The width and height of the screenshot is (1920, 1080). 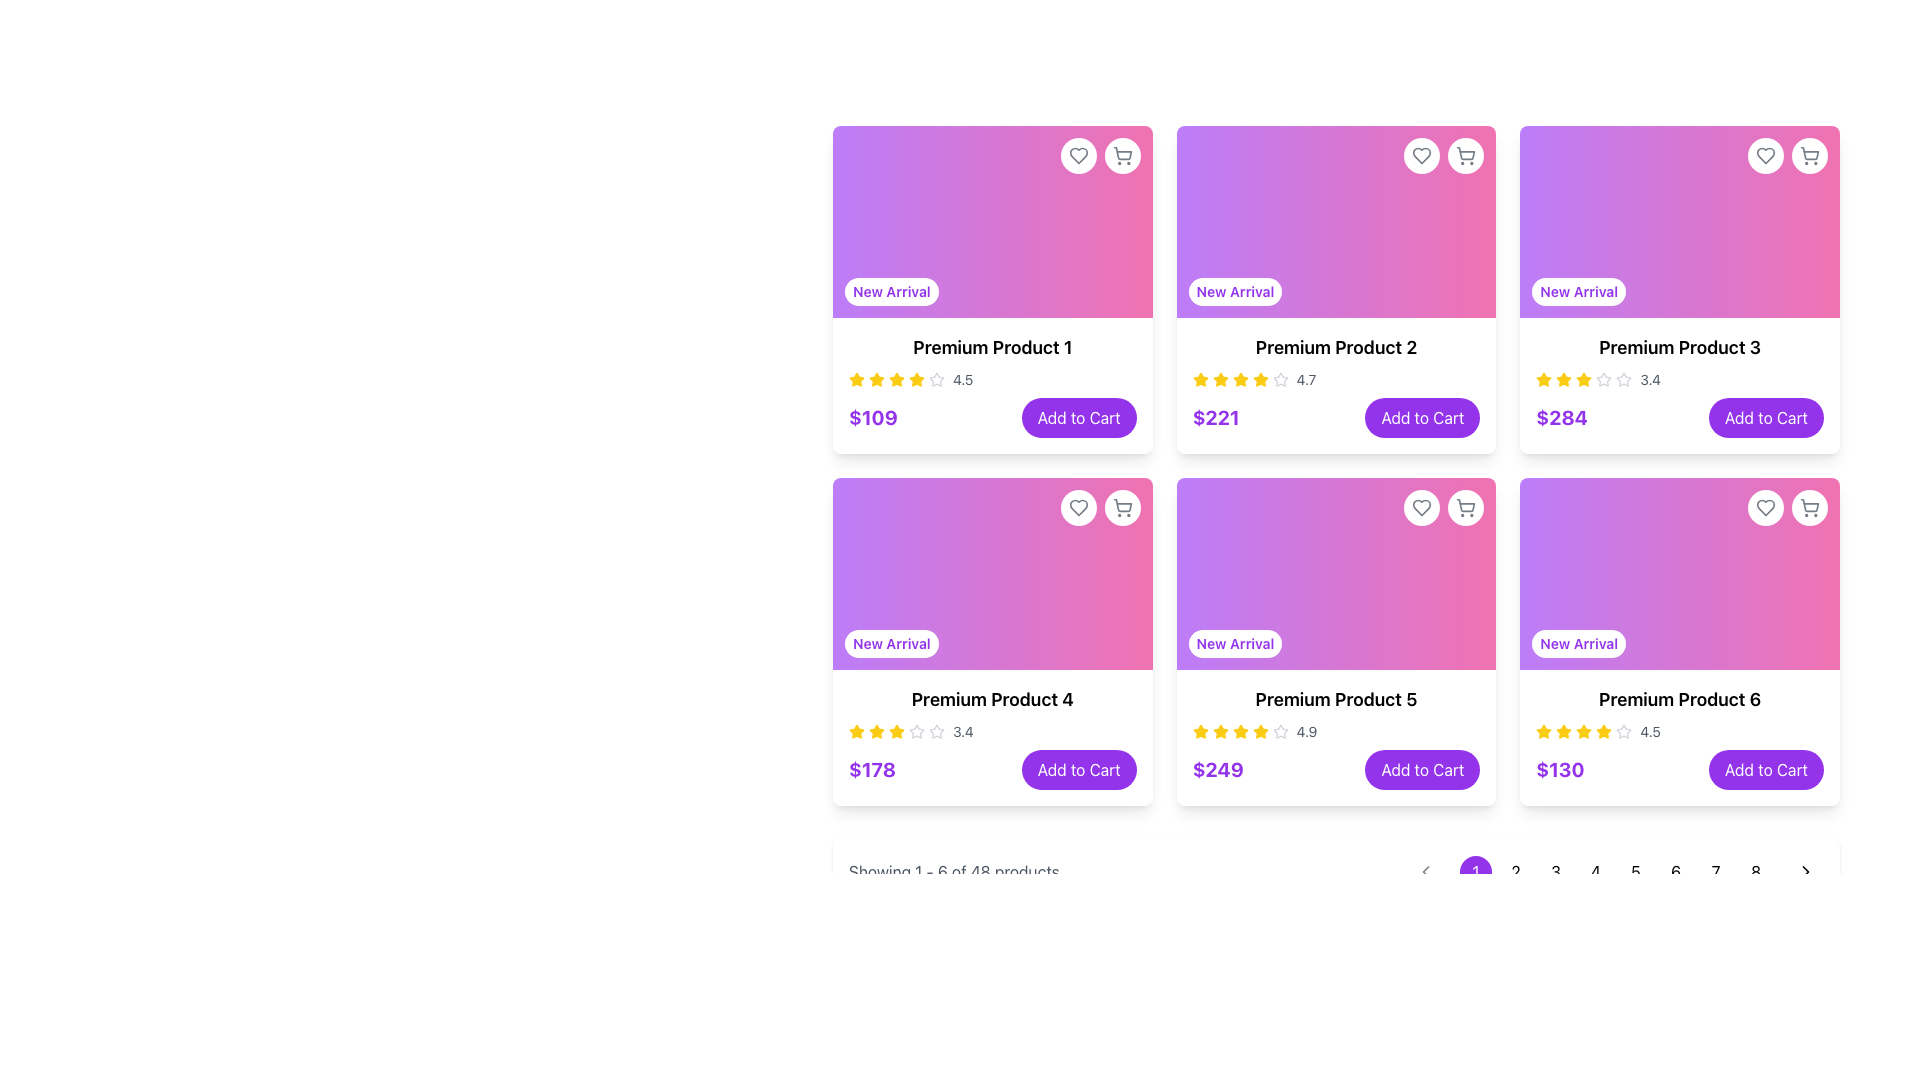 What do you see at coordinates (1122, 152) in the screenshot?
I see `the shopping cart icon located in the top-right corner of the 'Premium Product 1' card for accessibility navigation` at bounding box center [1122, 152].